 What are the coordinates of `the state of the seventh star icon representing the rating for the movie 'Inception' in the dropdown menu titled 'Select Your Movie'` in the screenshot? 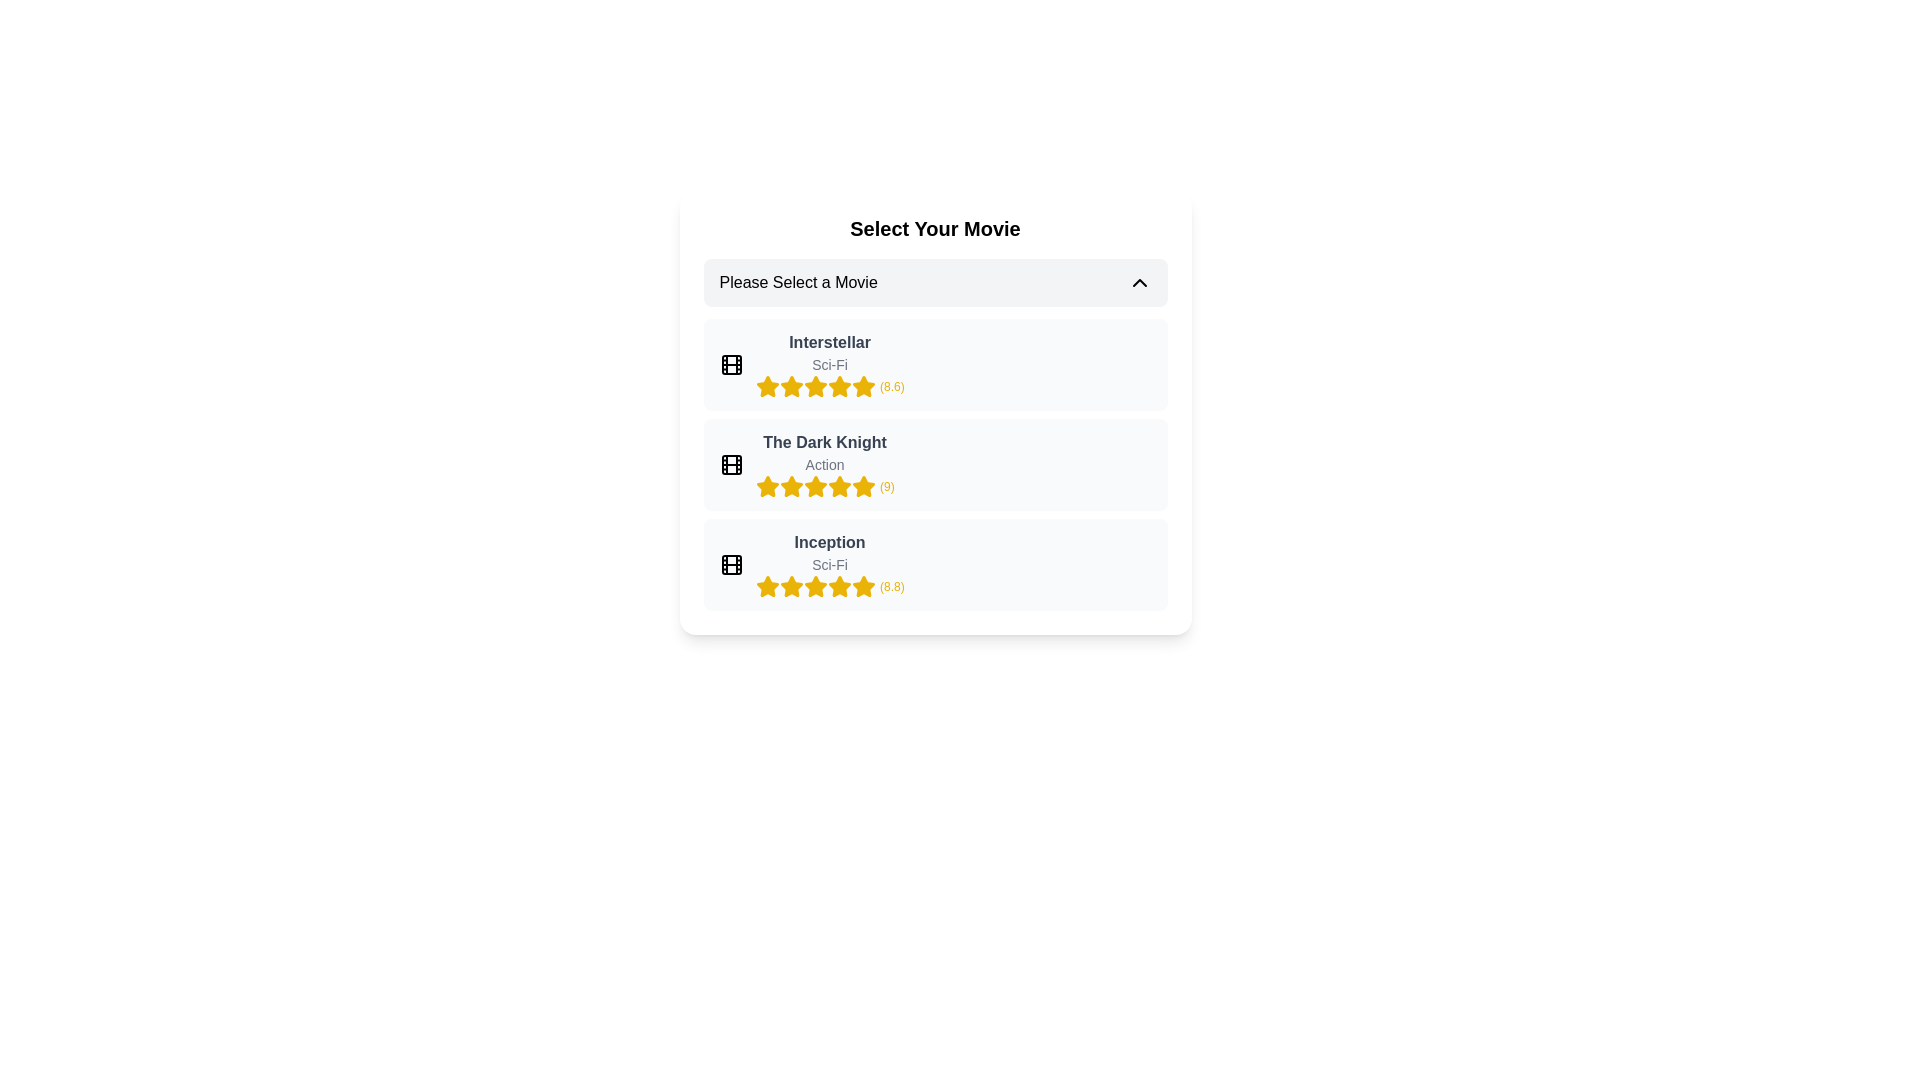 It's located at (839, 585).